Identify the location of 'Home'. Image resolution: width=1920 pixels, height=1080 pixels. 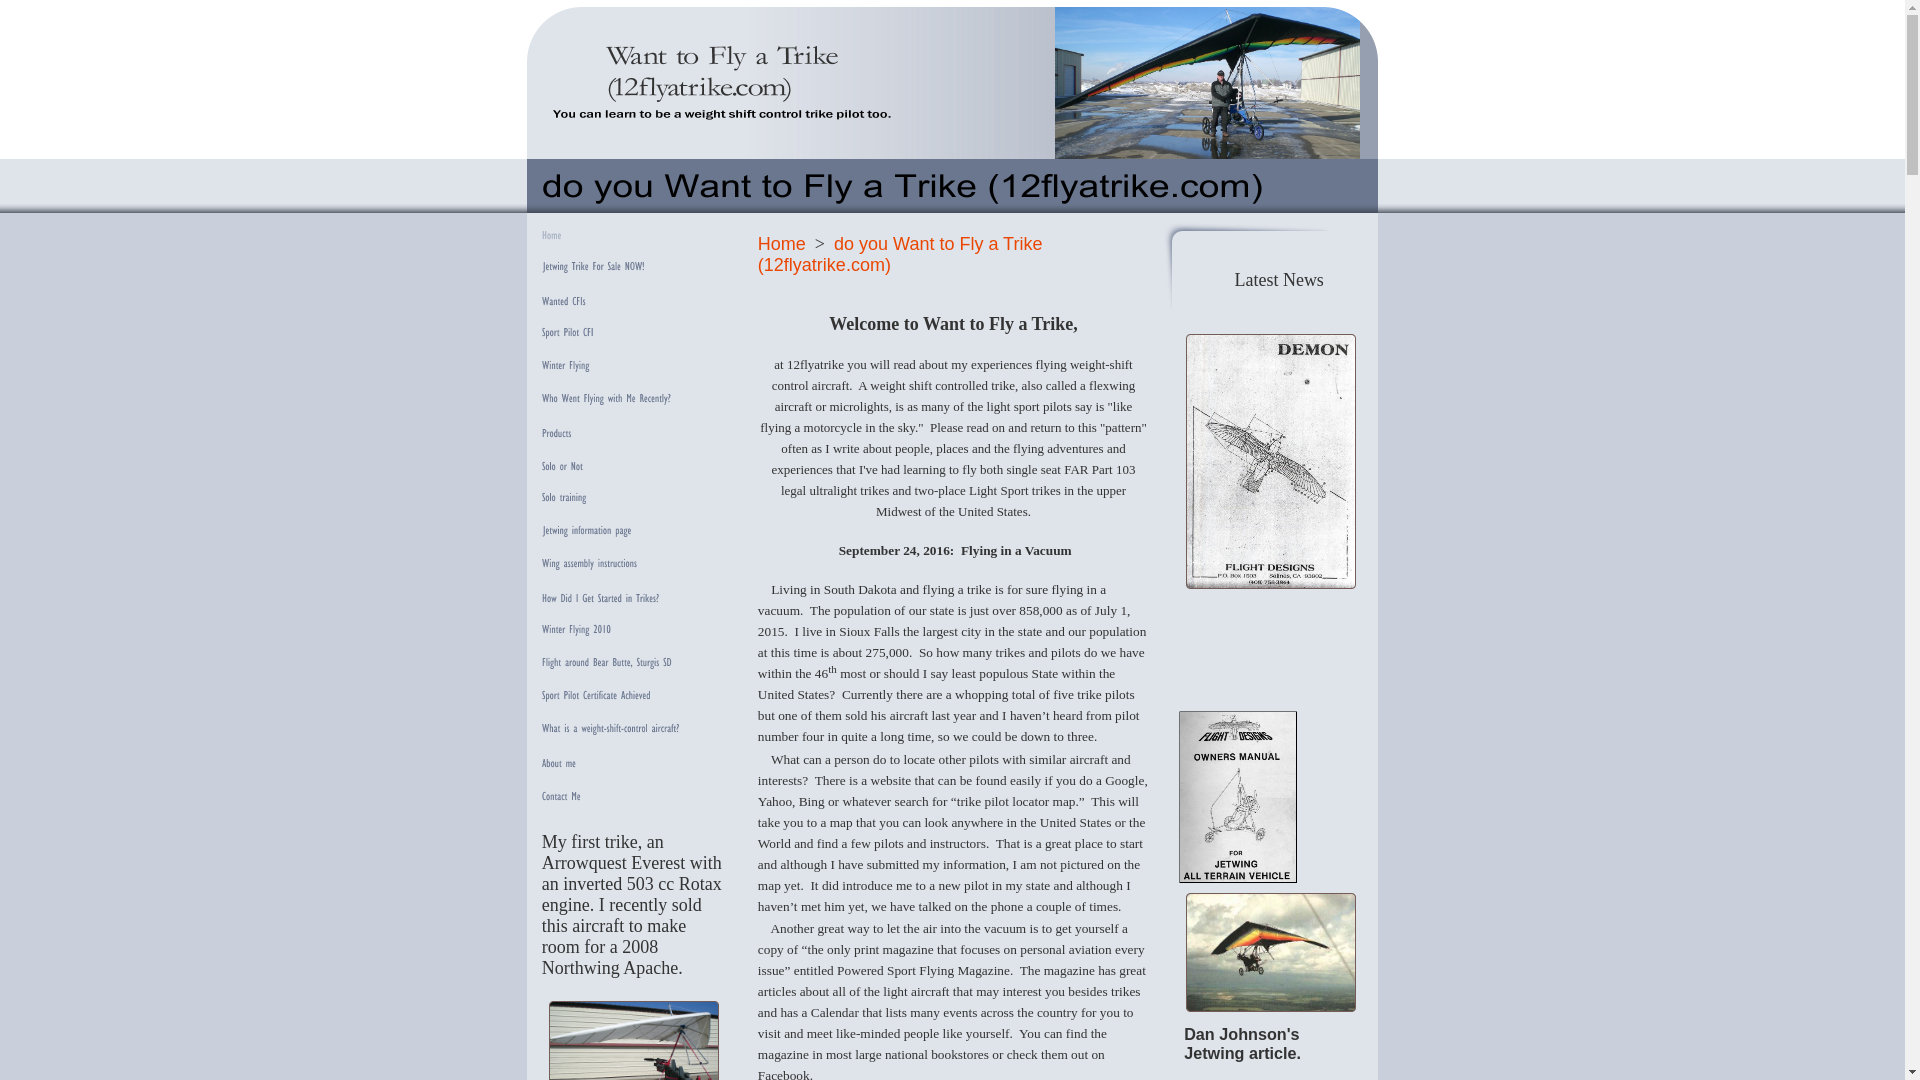
(781, 242).